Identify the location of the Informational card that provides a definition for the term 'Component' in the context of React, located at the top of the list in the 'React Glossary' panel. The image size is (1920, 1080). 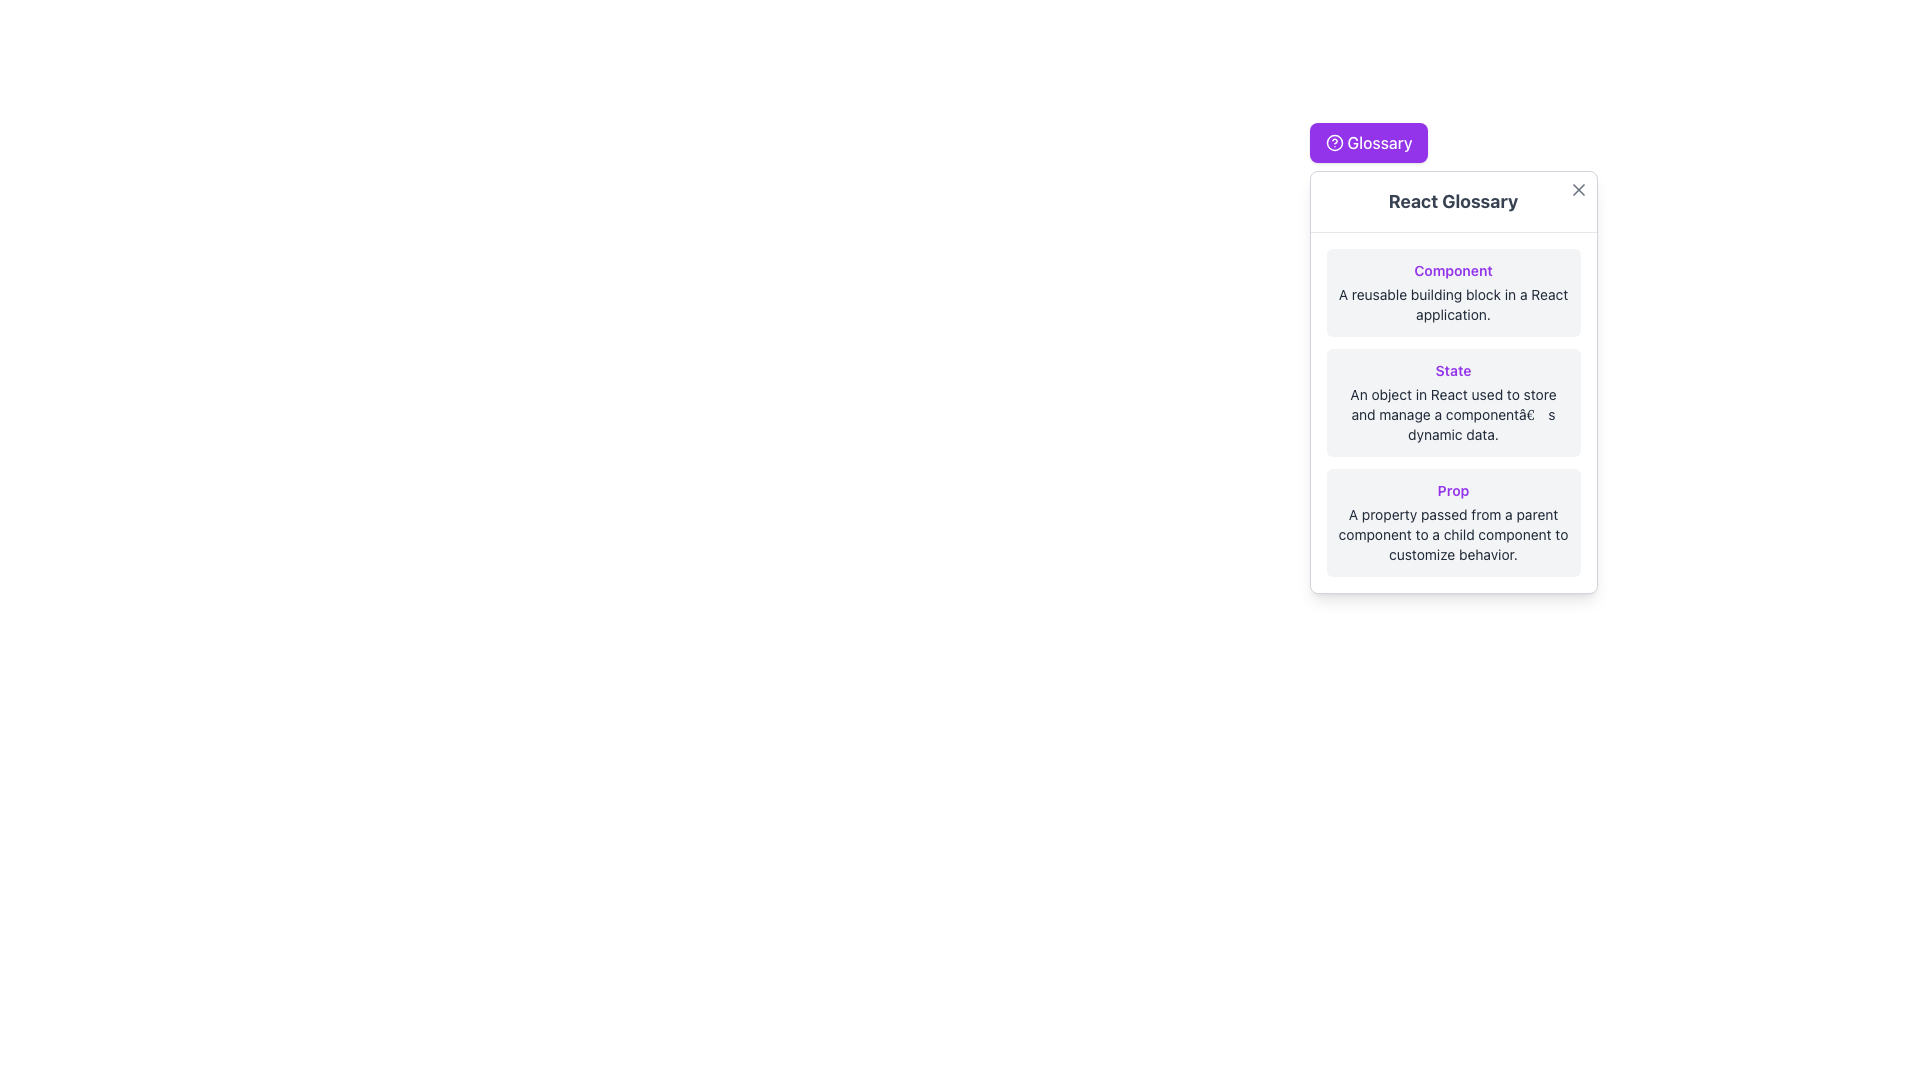
(1453, 293).